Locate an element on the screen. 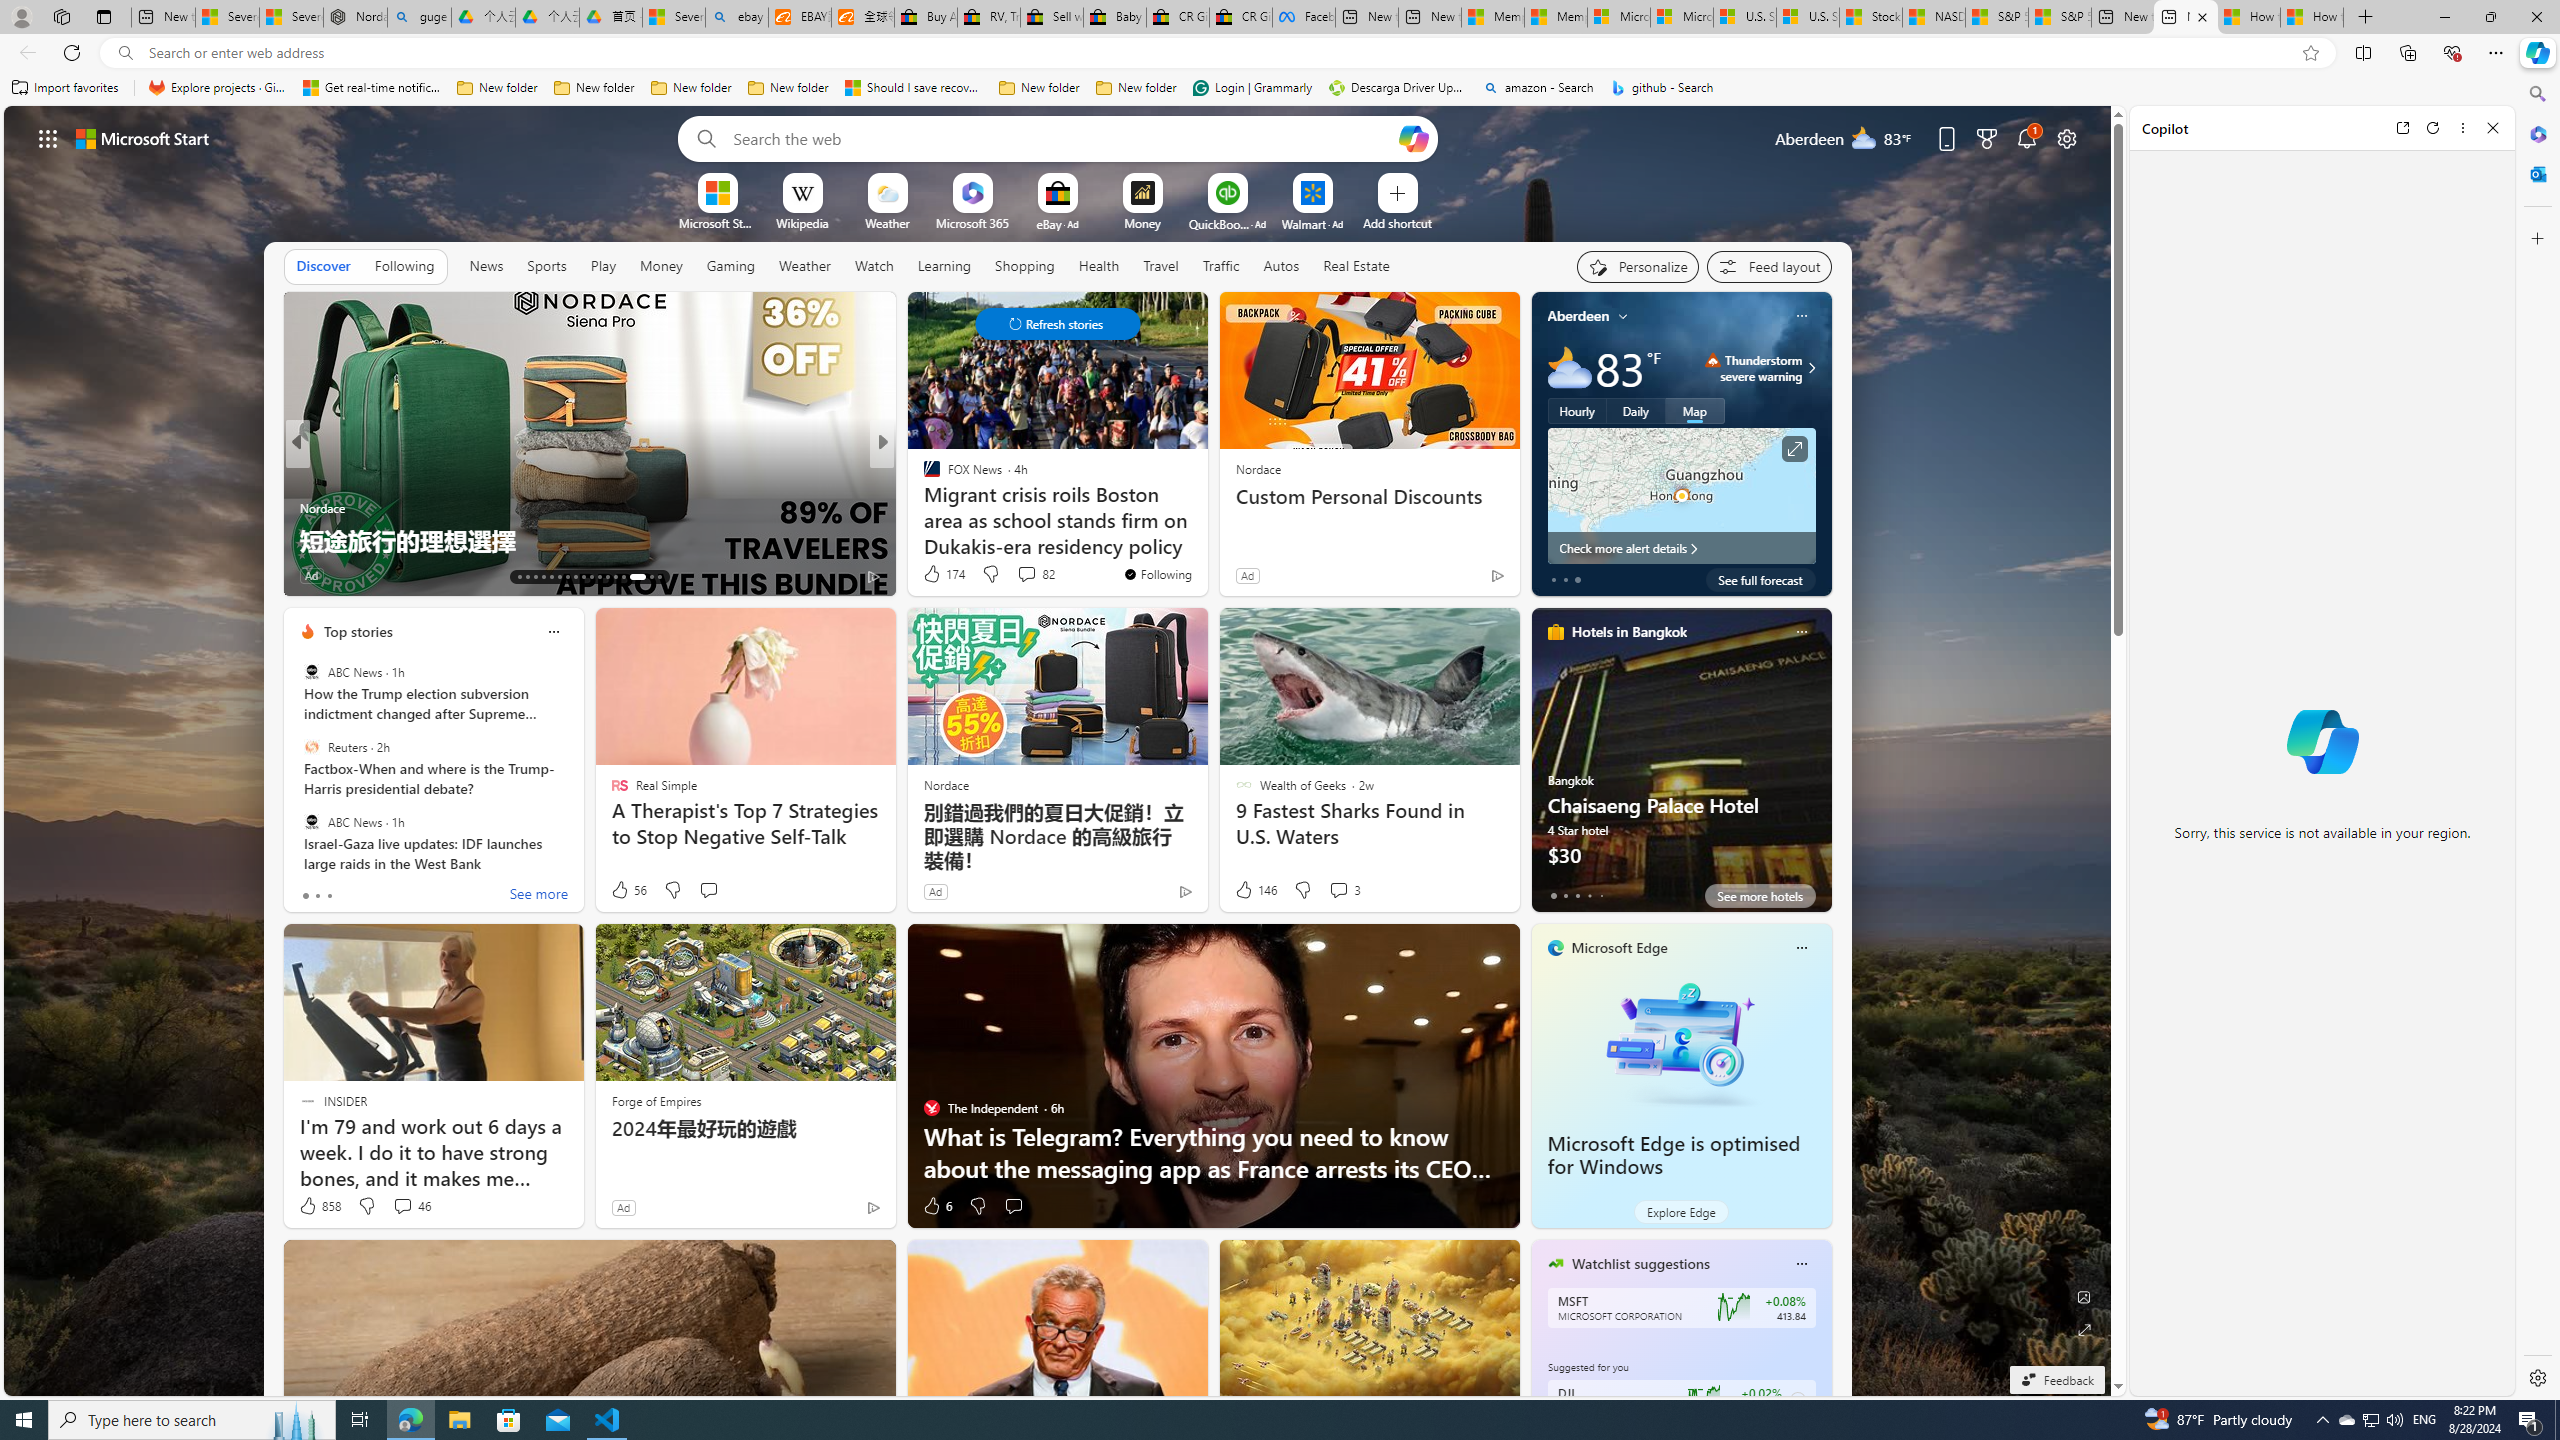 Image resolution: width=2560 pixels, height=1440 pixels. 'Watchlist suggestions' is located at coordinates (1639, 1263).